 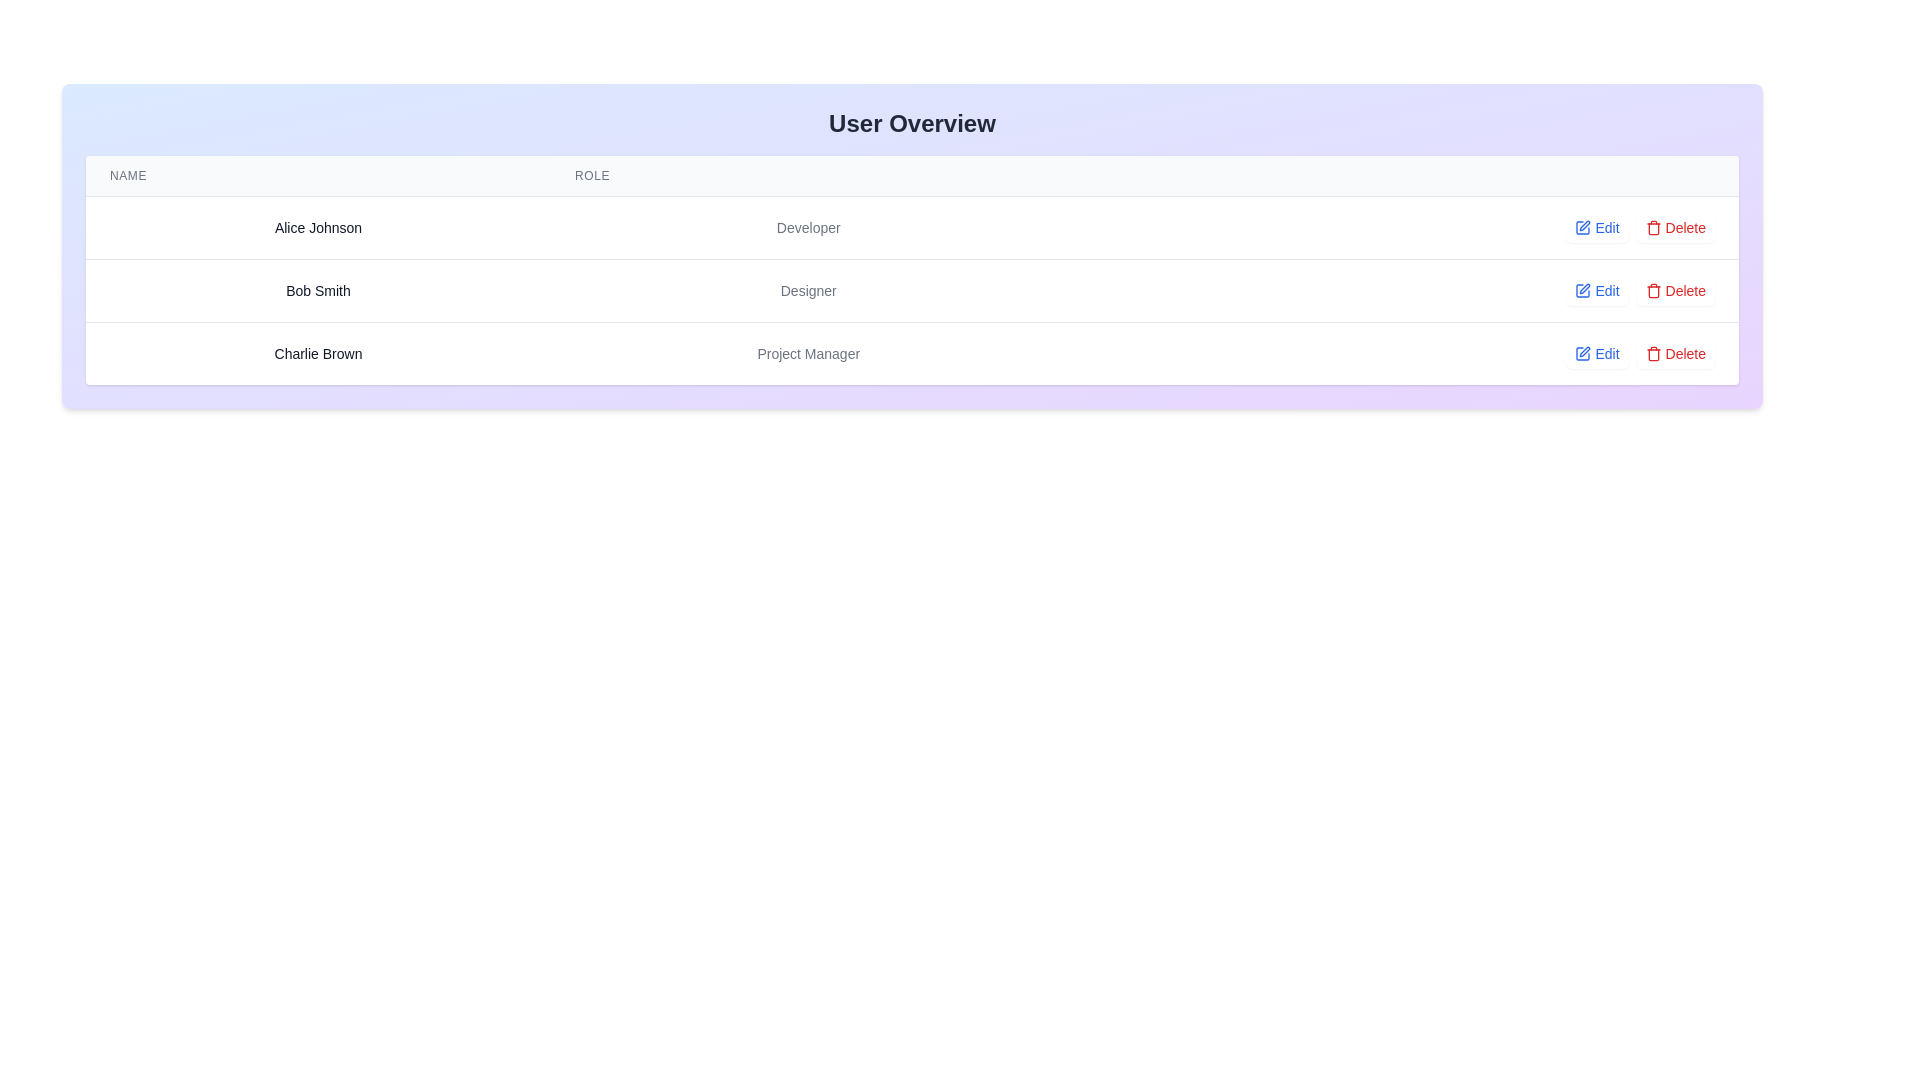 I want to click on the 'Delete' button, which is part of a group of action buttons labeled 'Edit' in blue and 'Delete' in red, located on the right side of the table row for 'Charlie Brown', the Project Manager, so click(x=1401, y=352).